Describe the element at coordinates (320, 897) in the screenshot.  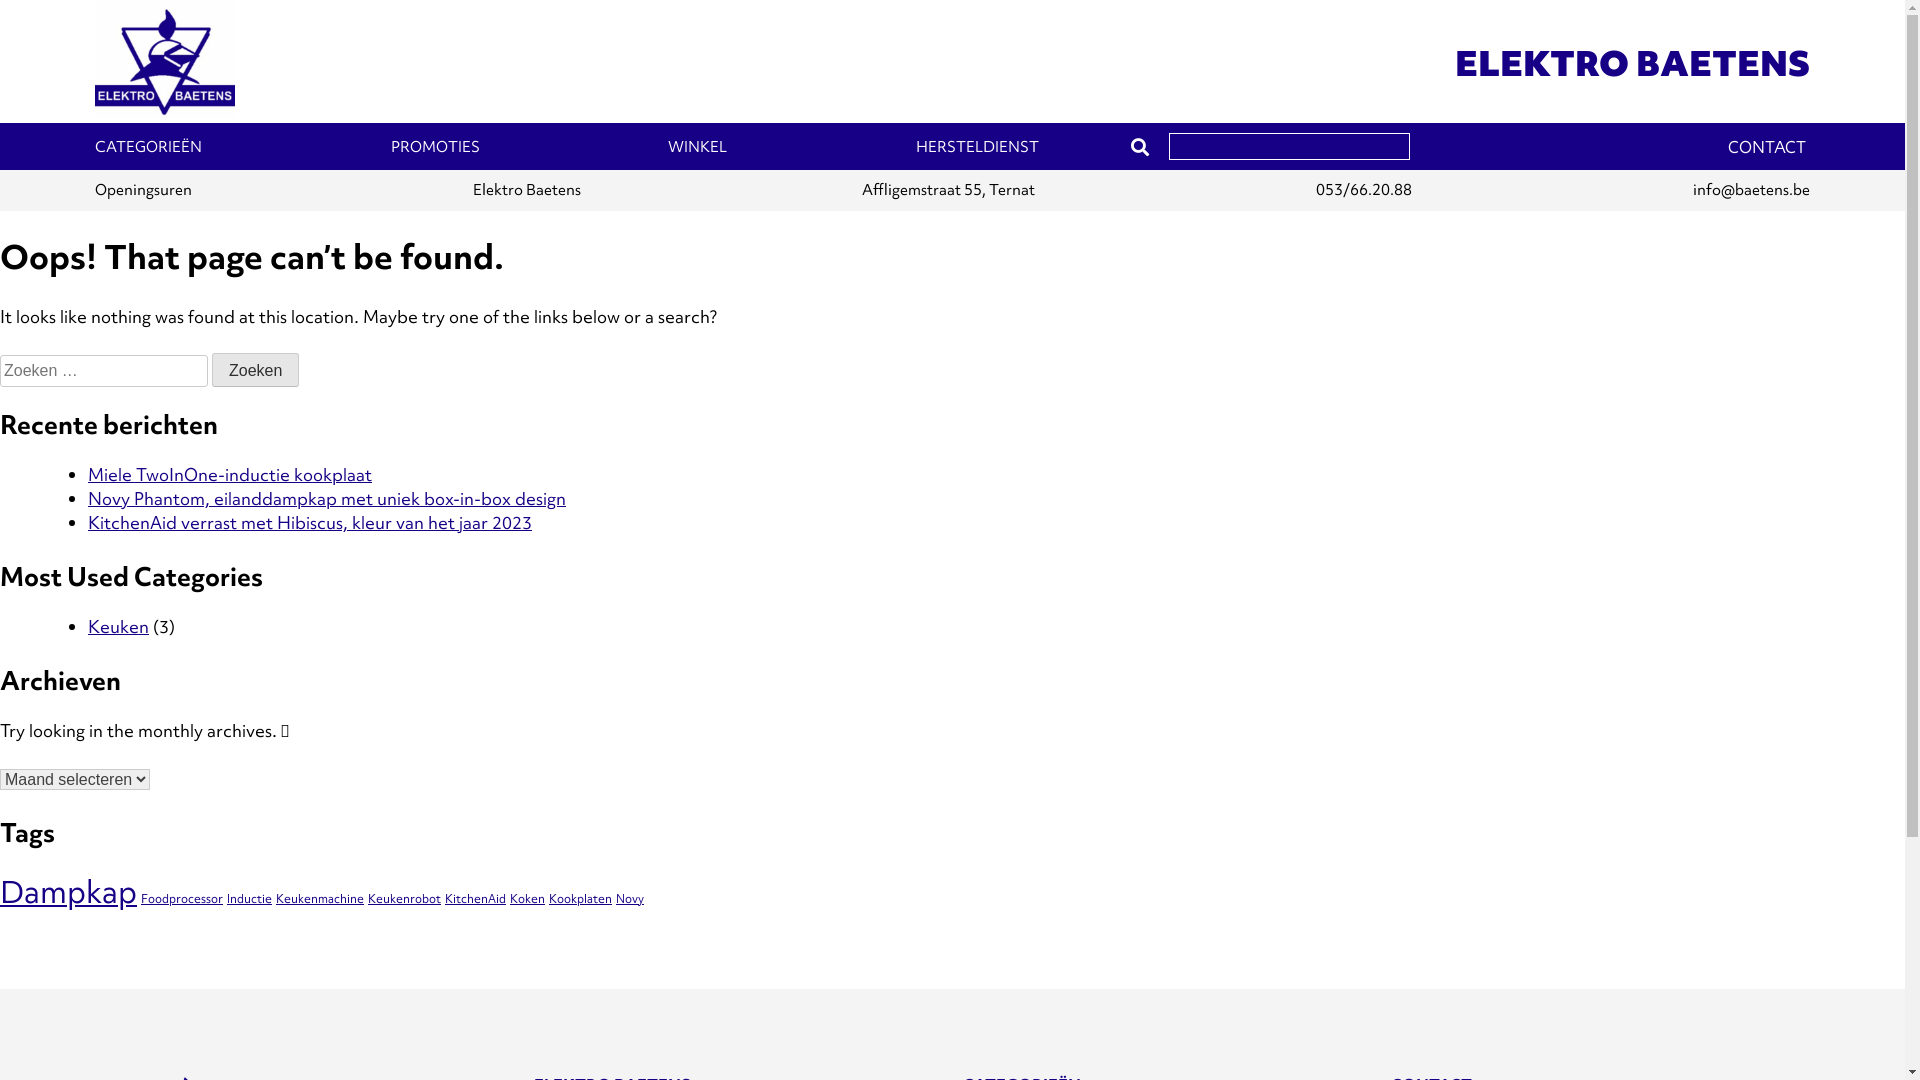
I see `'Keukenmachine'` at that location.